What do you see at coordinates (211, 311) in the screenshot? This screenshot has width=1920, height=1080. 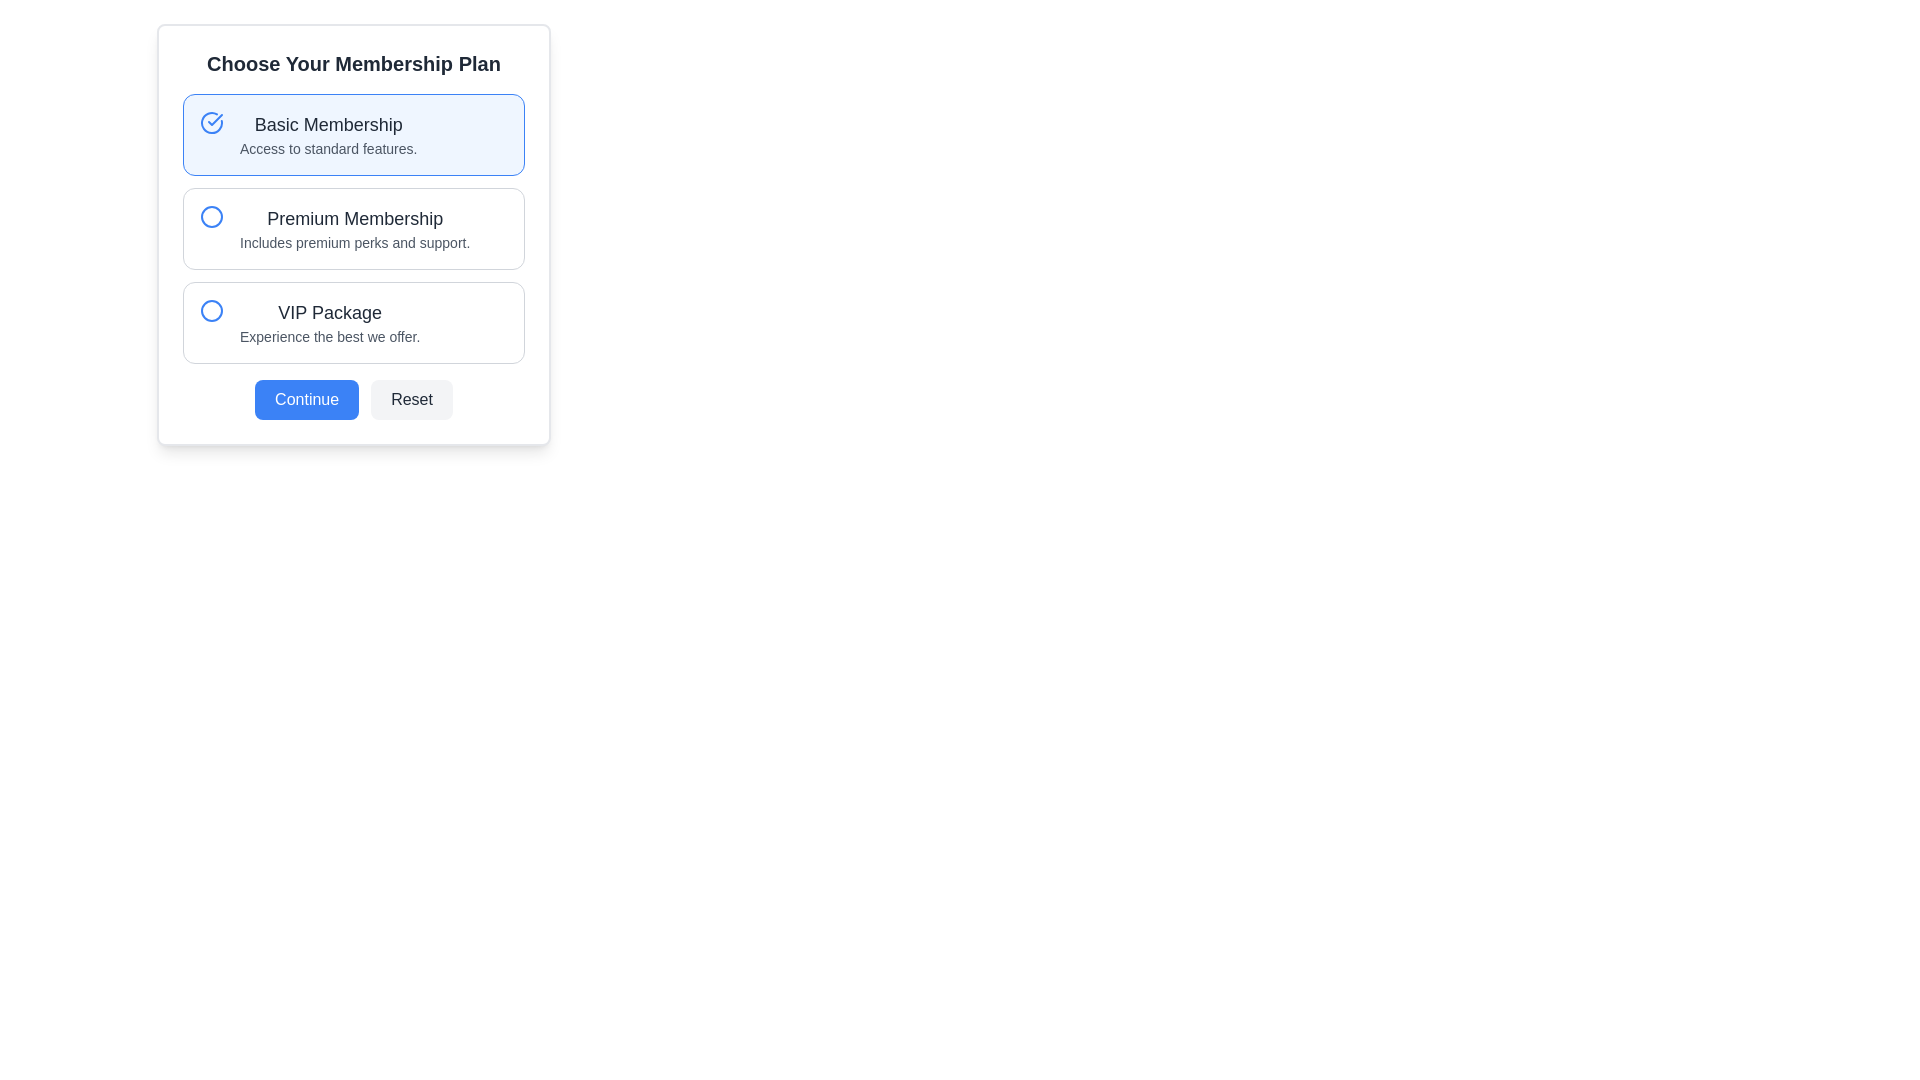 I see `the selectable radio button or circular icon indicating the 'VIP Package' membership option` at bounding box center [211, 311].